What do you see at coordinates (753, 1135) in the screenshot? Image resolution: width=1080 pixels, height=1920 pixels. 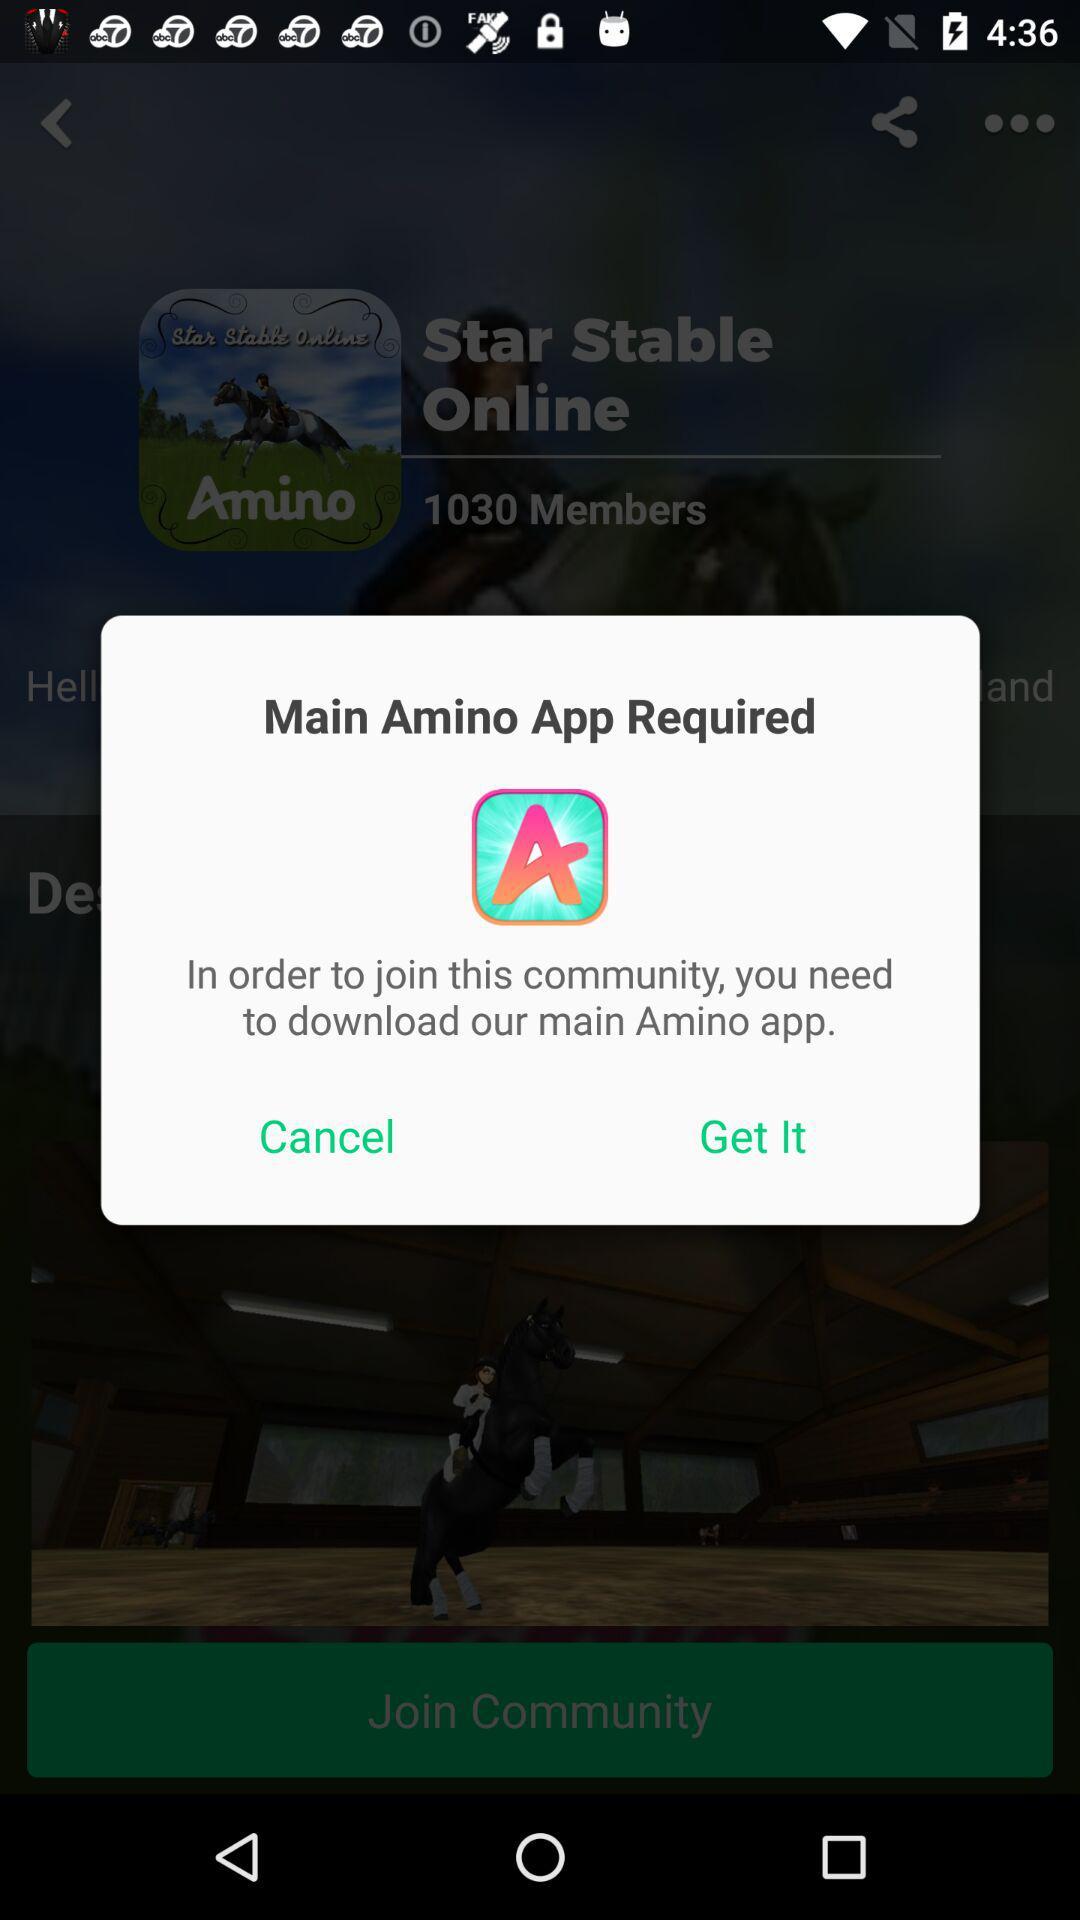 I see `the icon on the right` at bounding box center [753, 1135].